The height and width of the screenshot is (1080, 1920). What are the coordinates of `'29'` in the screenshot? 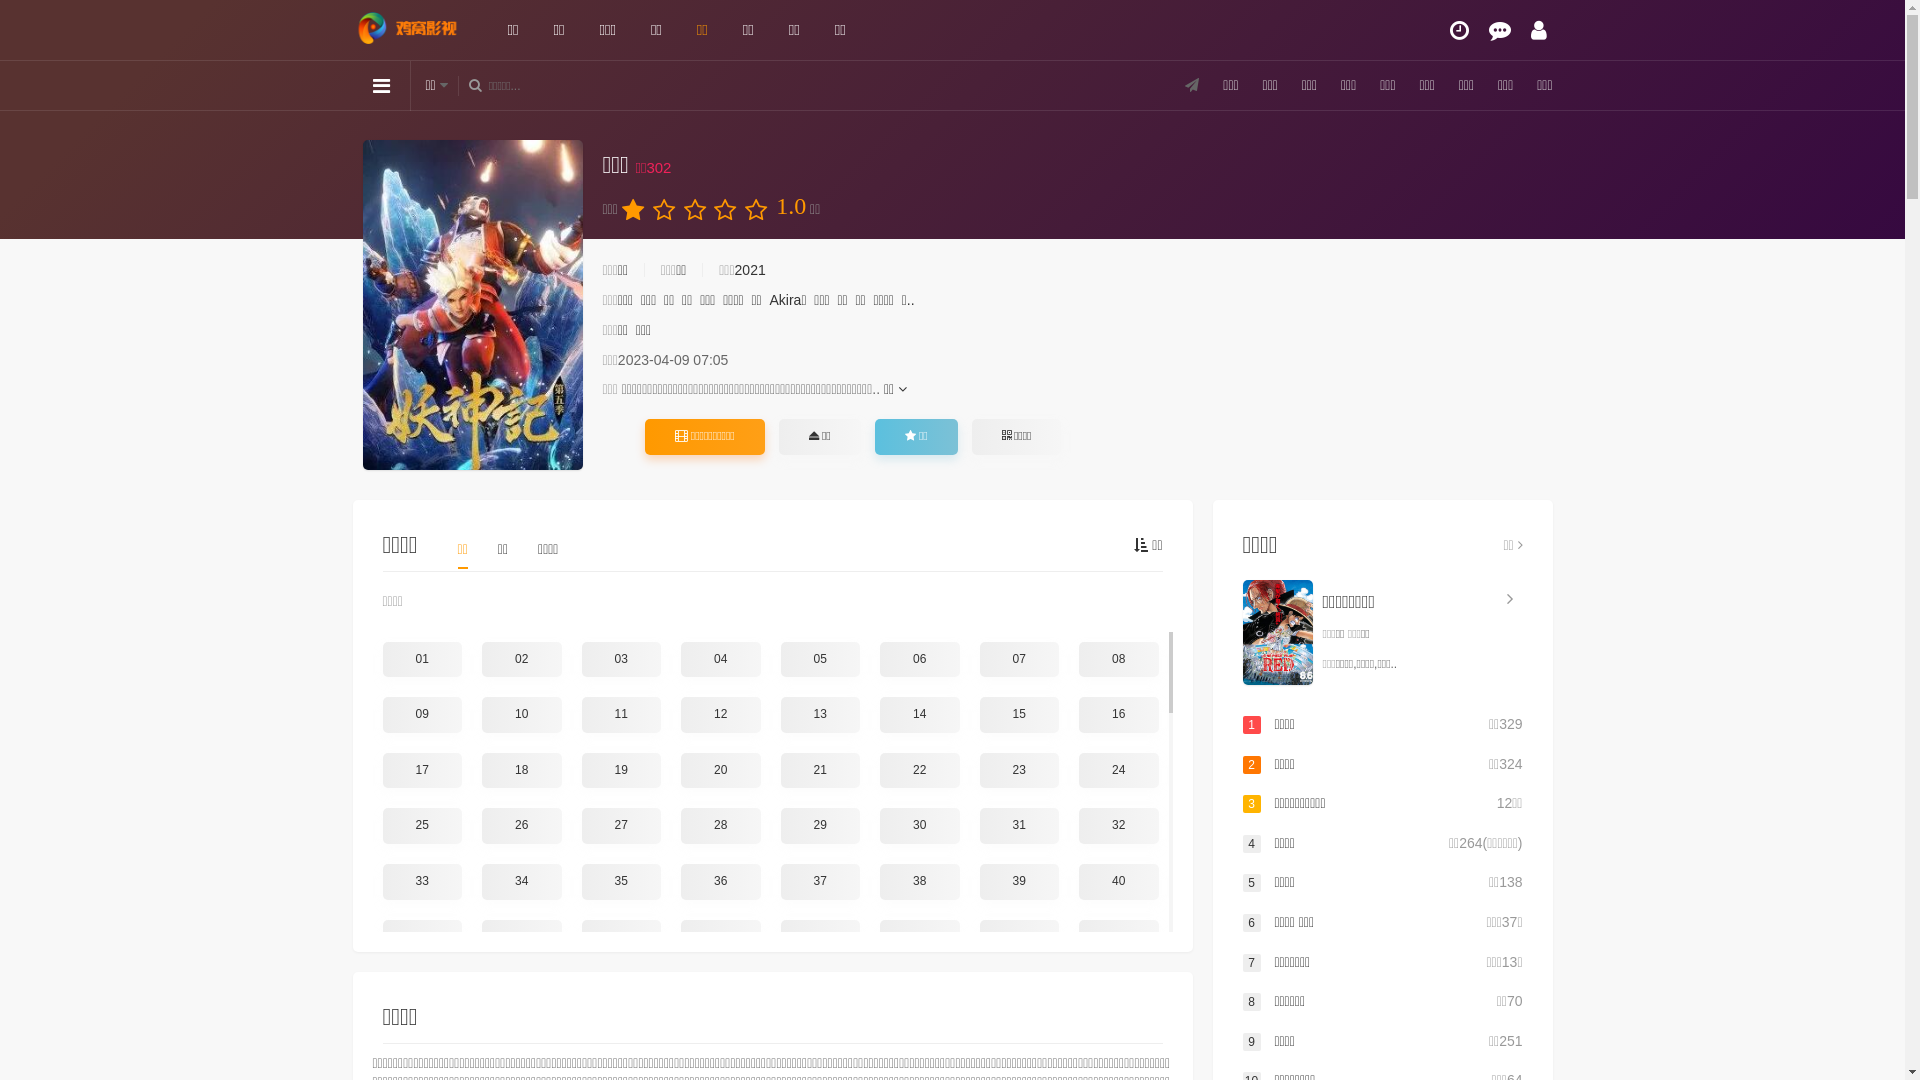 It's located at (820, 825).